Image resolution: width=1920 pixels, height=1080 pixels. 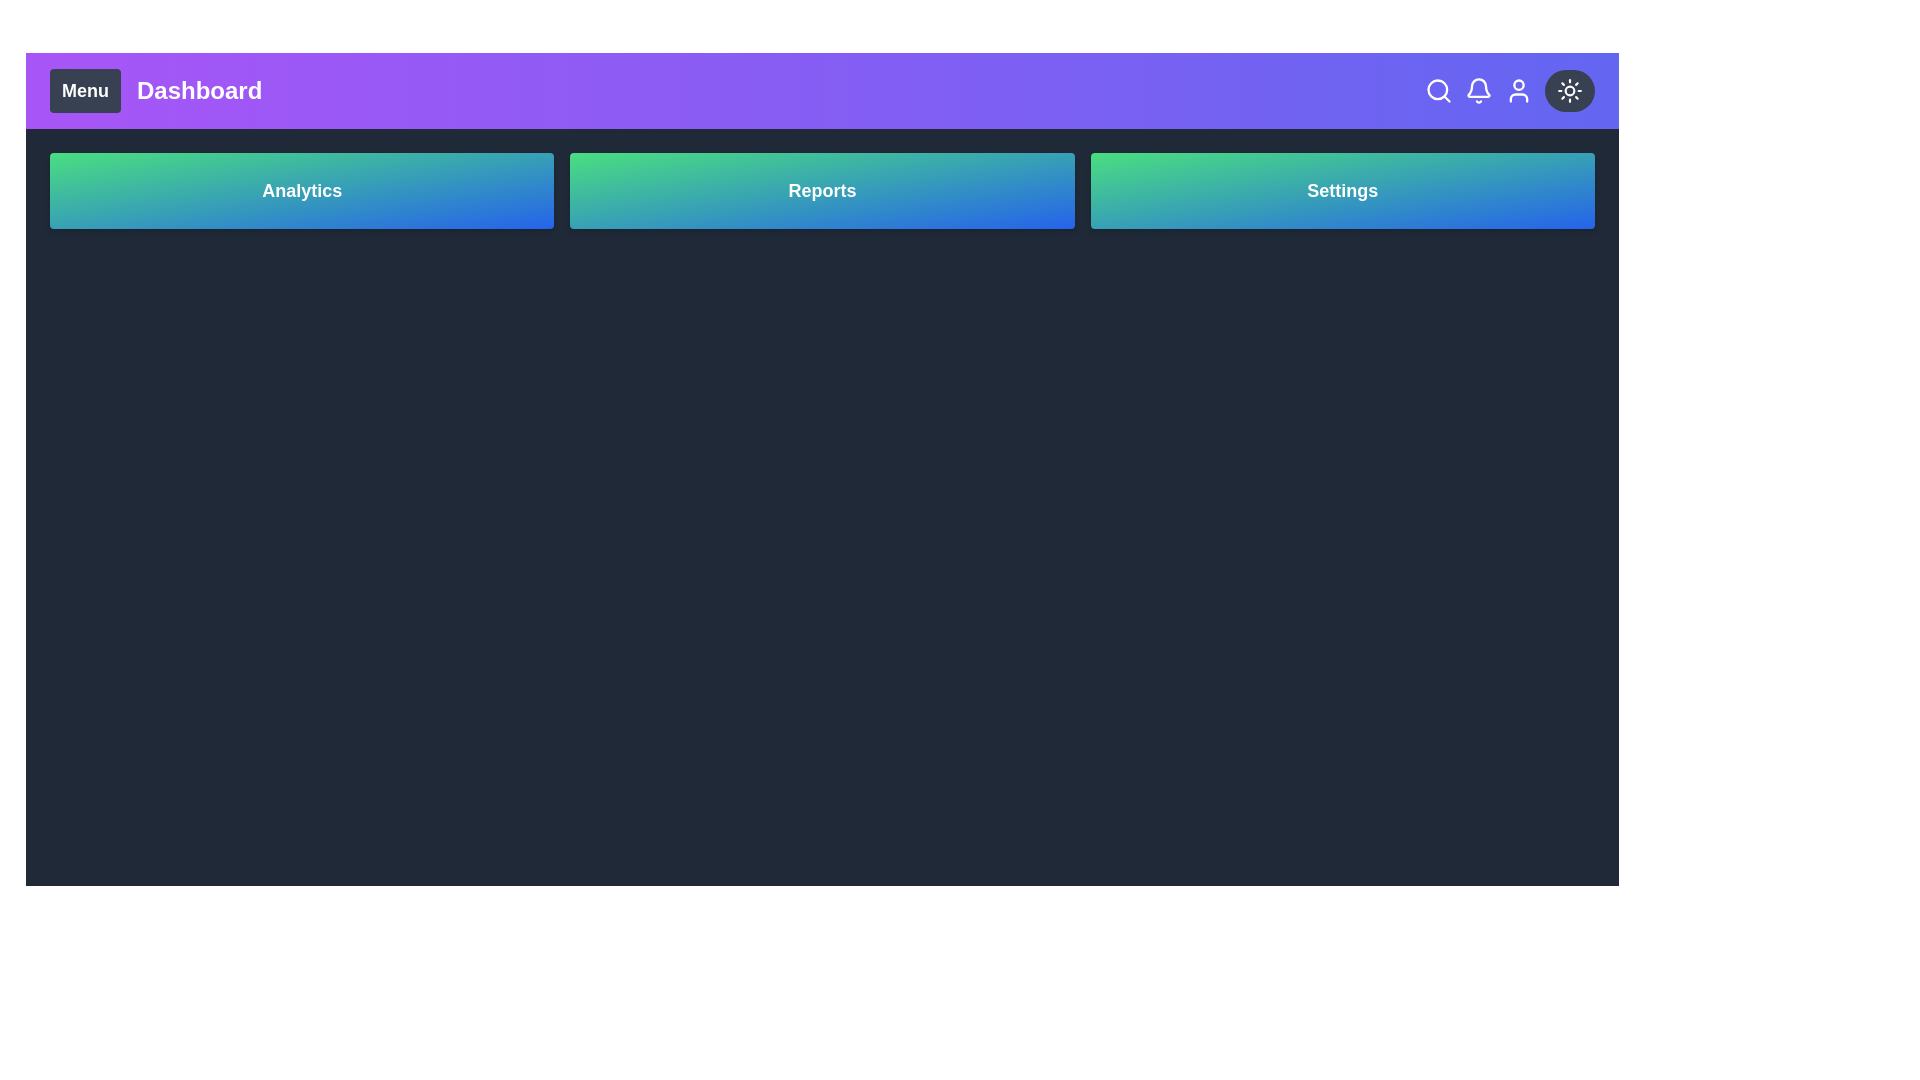 I want to click on the header background gradient area to acknowledge its aesthetic, so click(x=822, y=91).